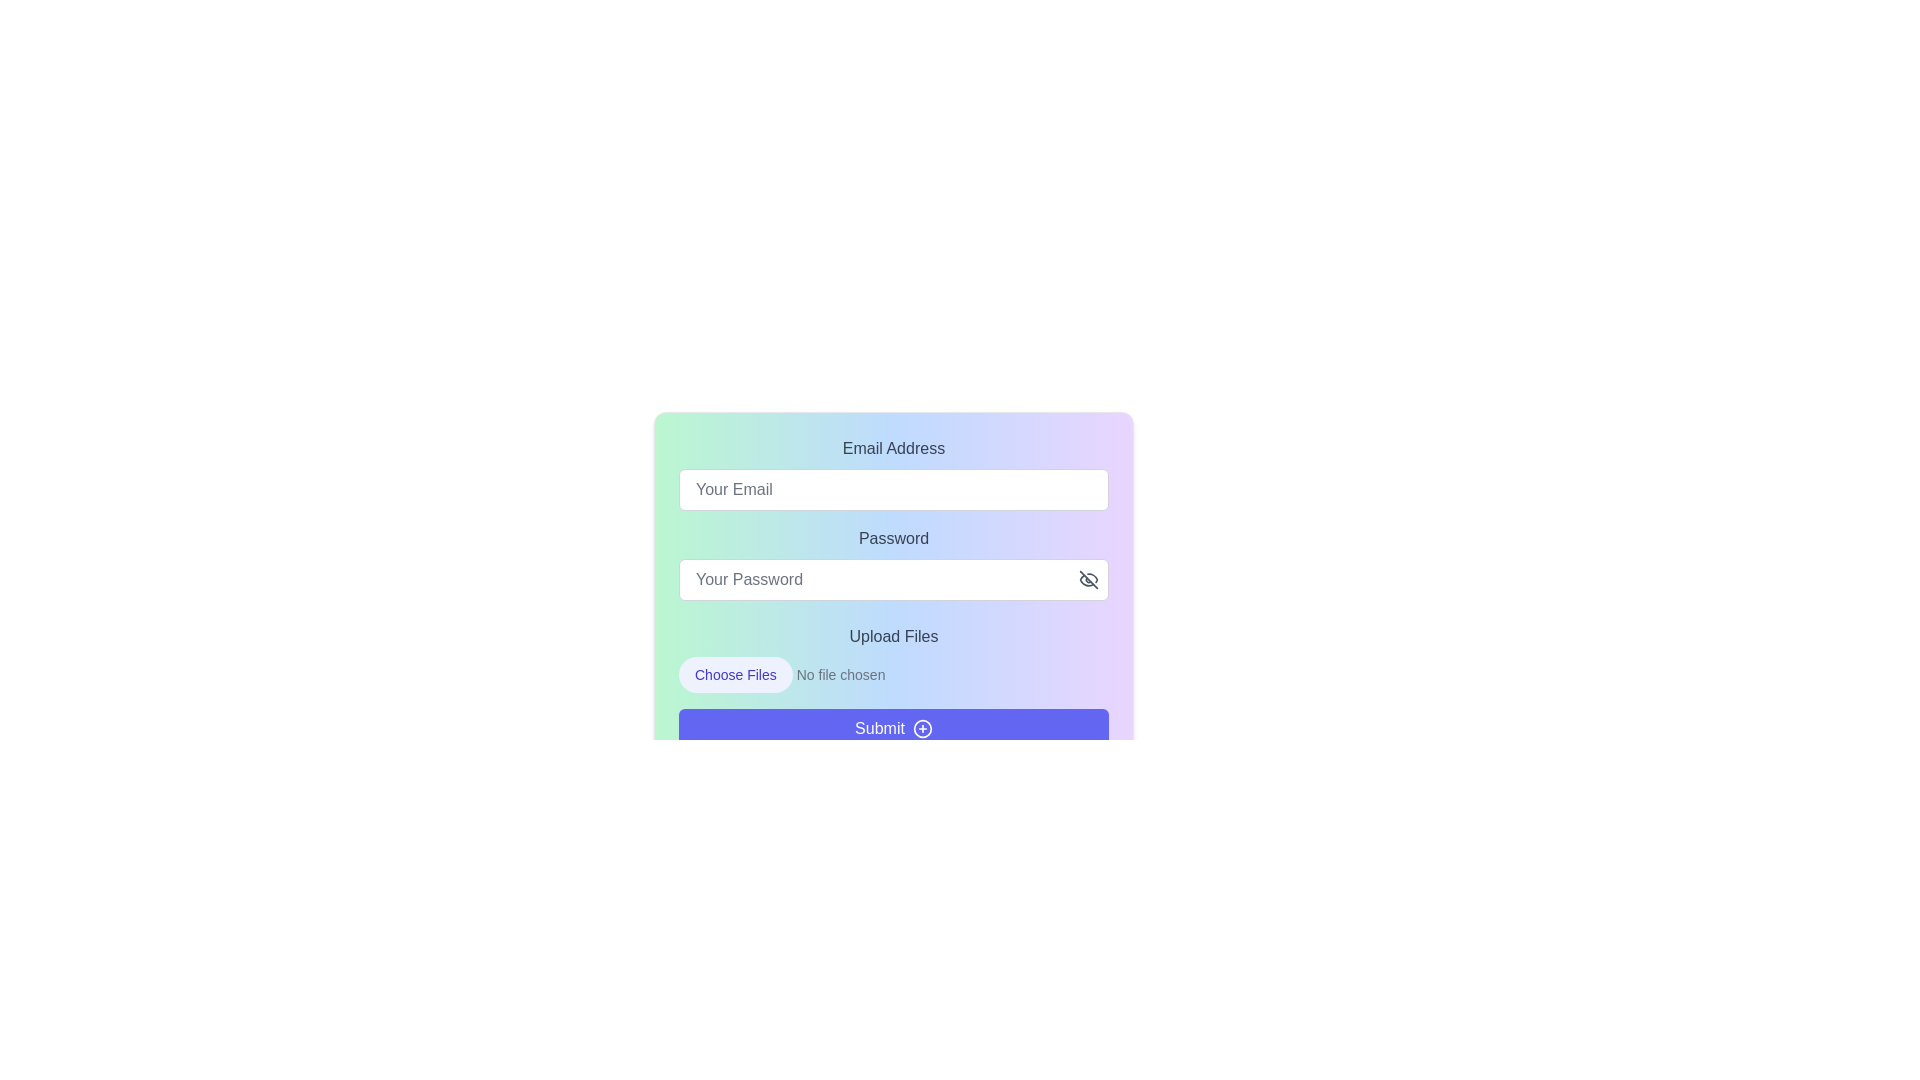  What do you see at coordinates (1088, 579) in the screenshot?
I see `the button` at bounding box center [1088, 579].